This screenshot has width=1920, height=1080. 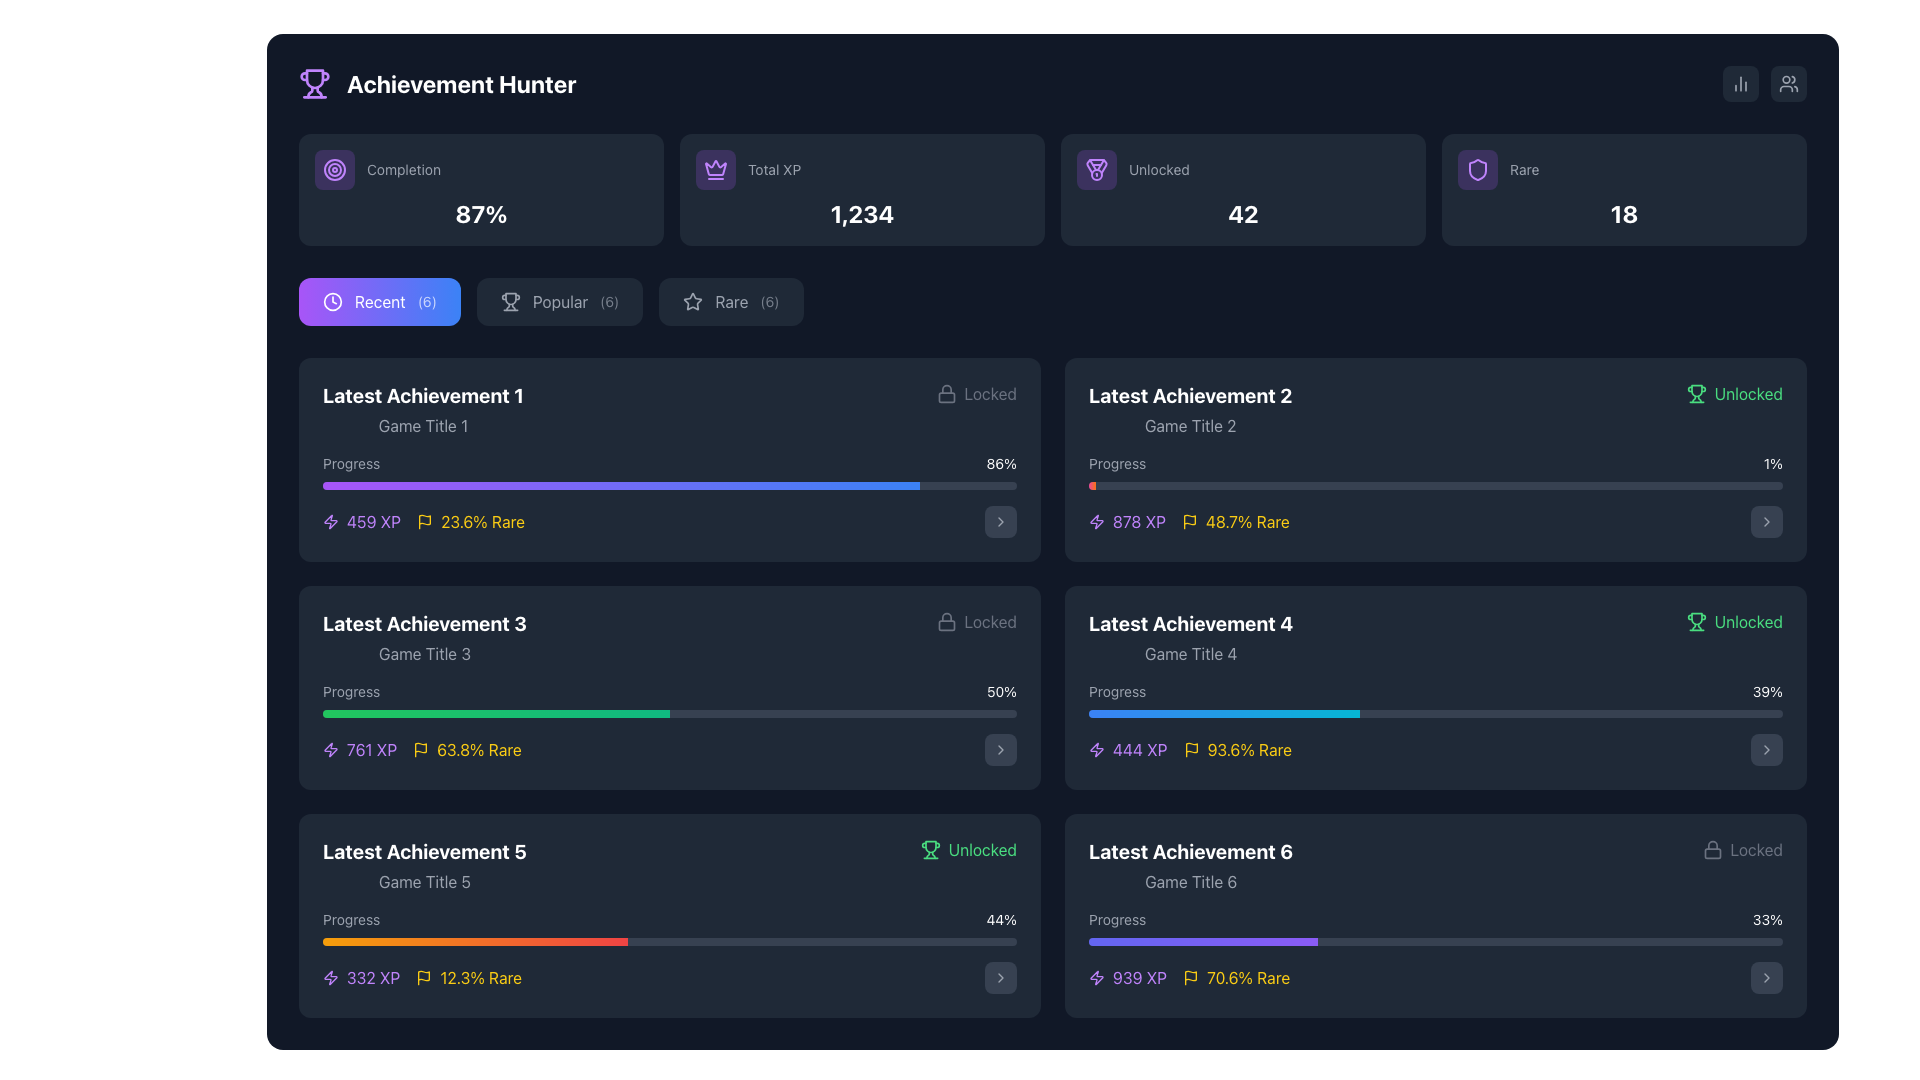 What do you see at coordinates (314, 83) in the screenshot?
I see `the trophy icon styled with a purple hue, located at the top left corner of the interface before the 'Achievement Hunter' text` at bounding box center [314, 83].